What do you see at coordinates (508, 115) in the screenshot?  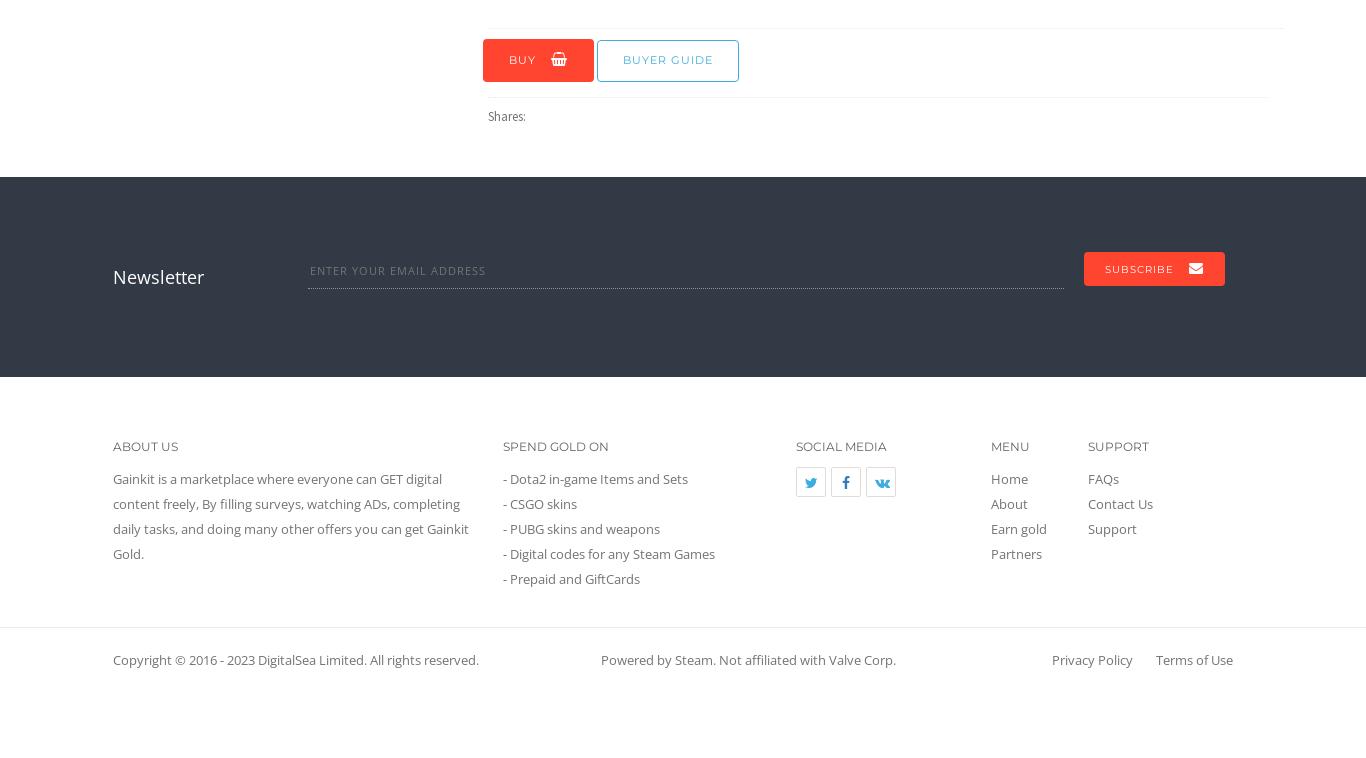 I see `'Shares:'` at bounding box center [508, 115].